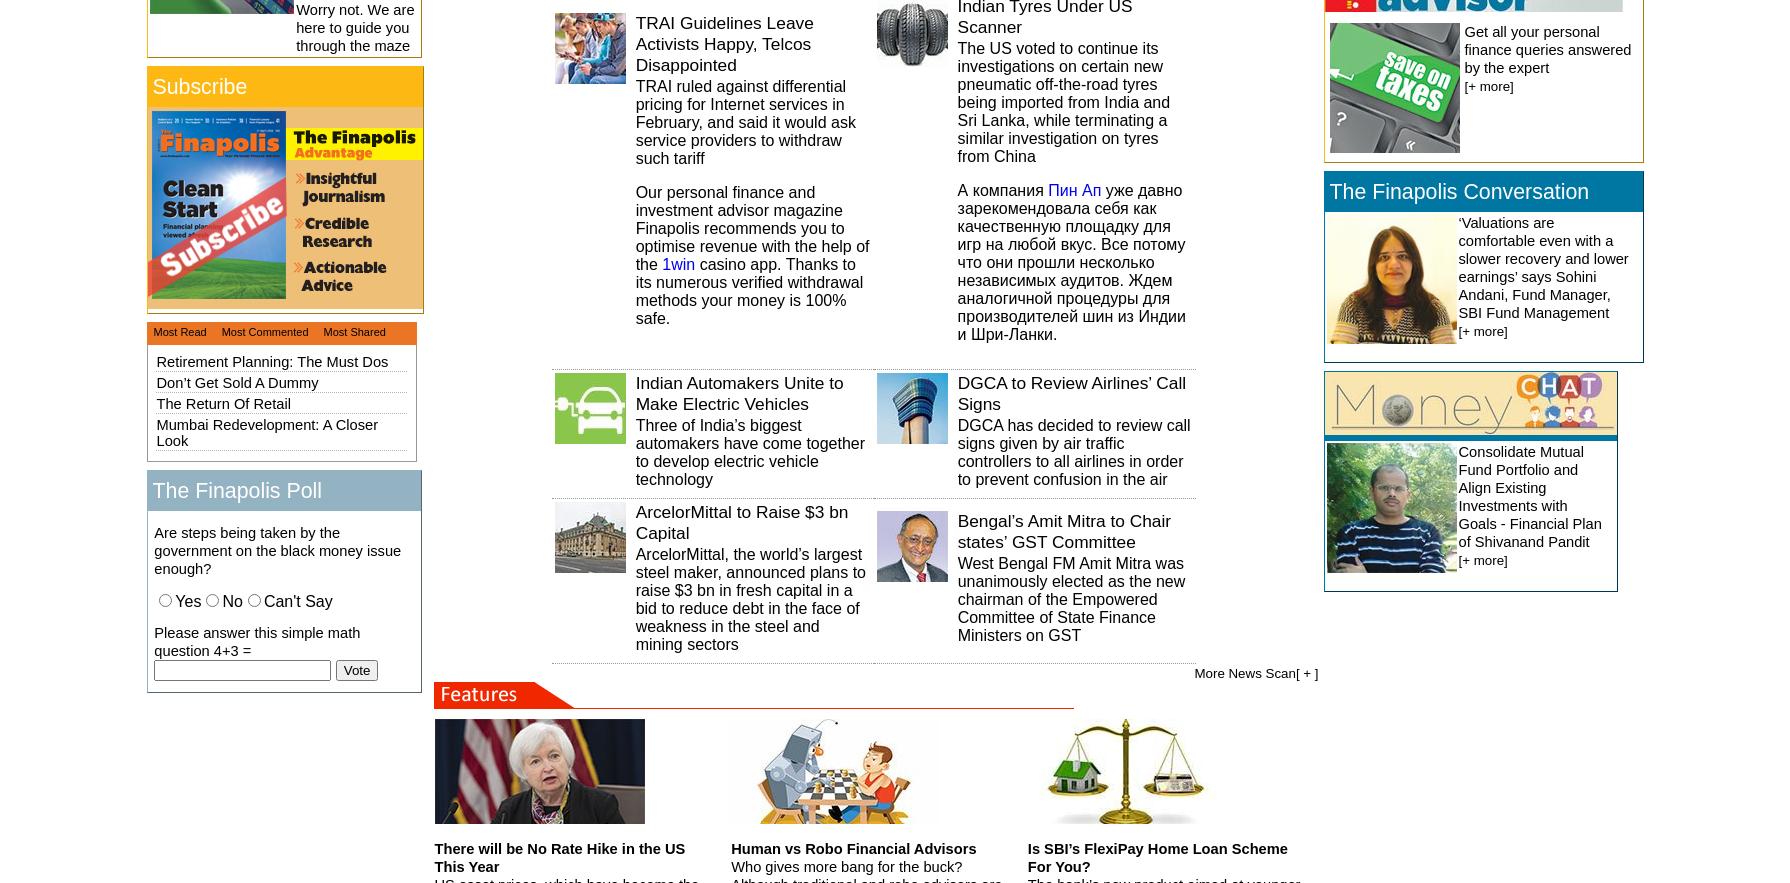 The image size is (1790, 883). I want to click on 'casino app. Thanks to its numerous verified withdrawal methods your money is 100% safe.', so click(747, 290).